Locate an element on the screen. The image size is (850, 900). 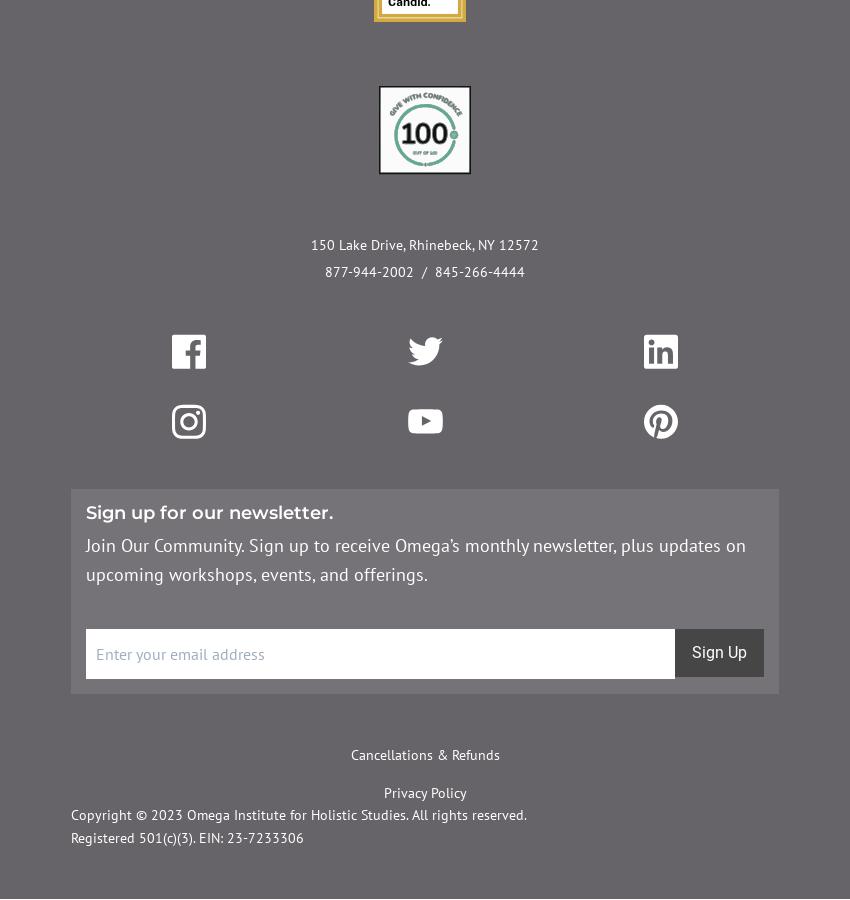
'Registered 501(c)(3). EIN: 23-7233306' is located at coordinates (186, 837).